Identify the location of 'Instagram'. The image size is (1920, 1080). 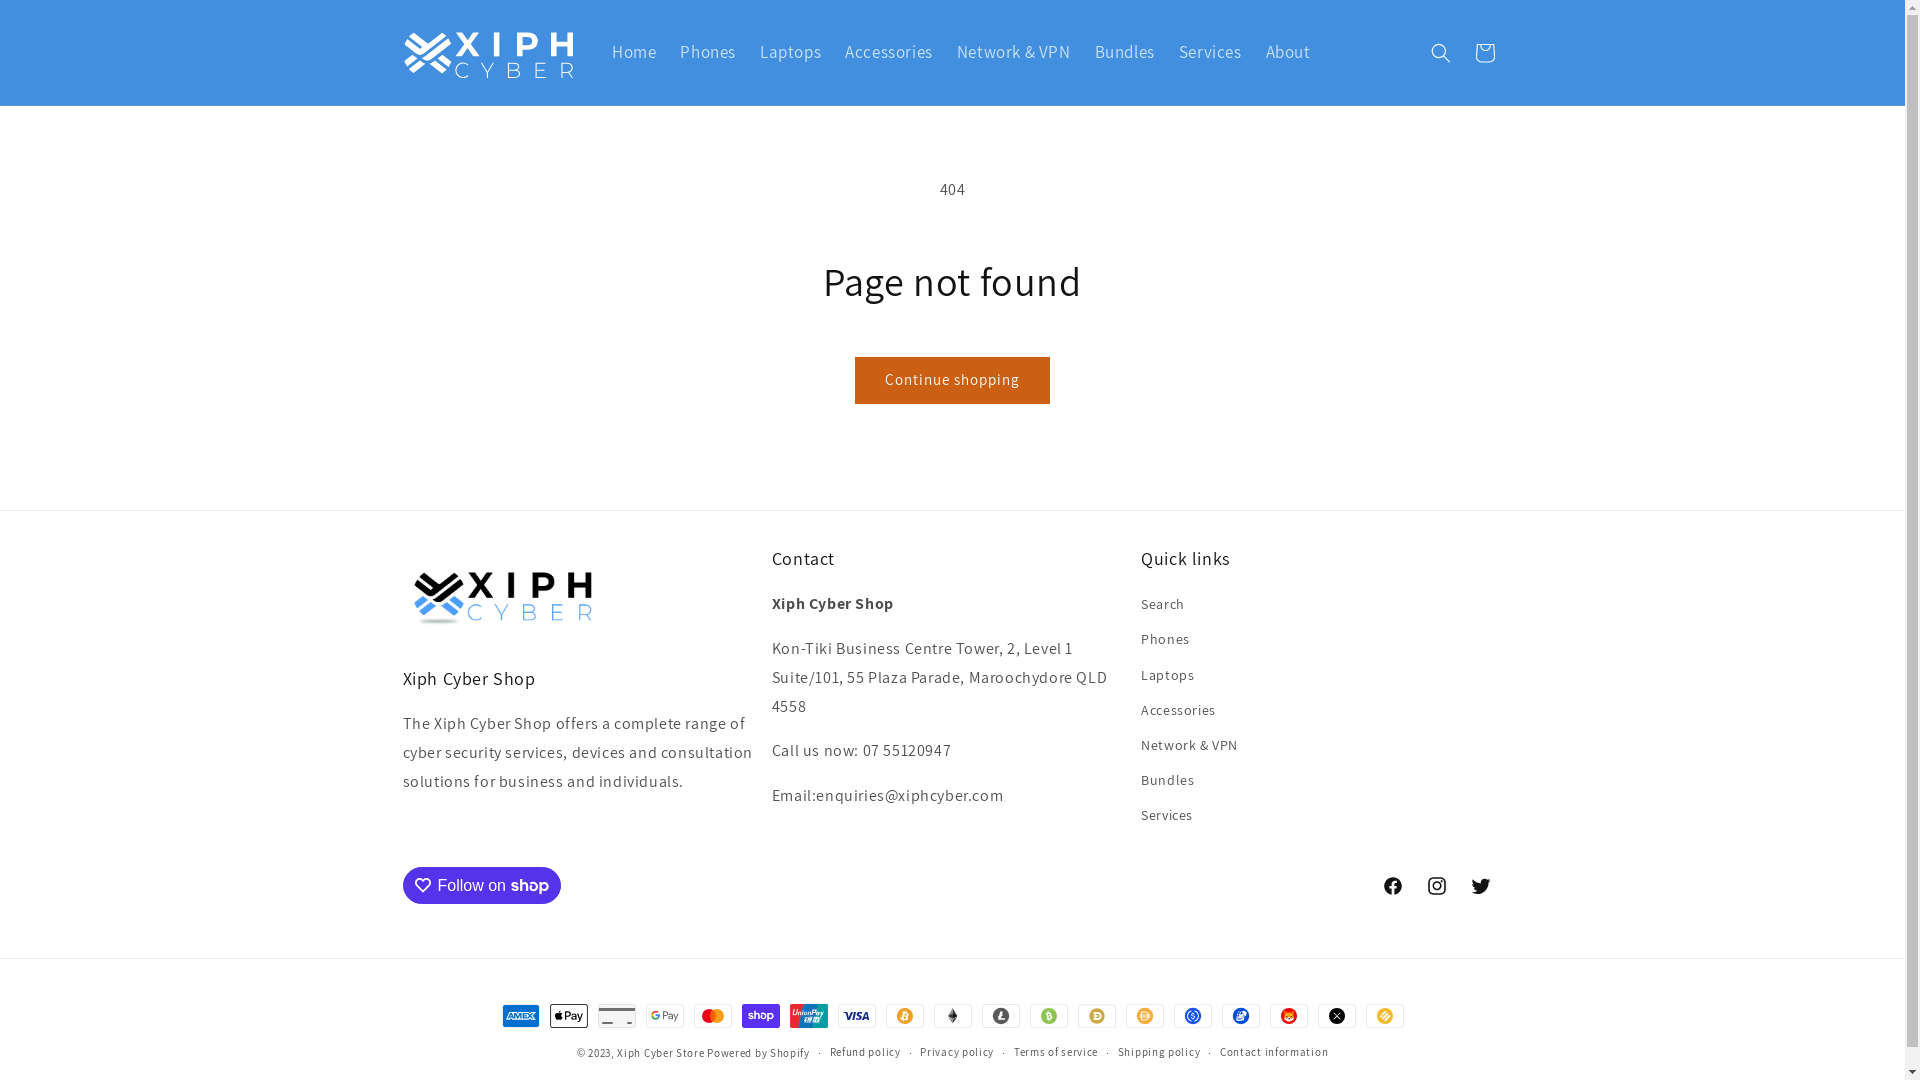
(1434, 885).